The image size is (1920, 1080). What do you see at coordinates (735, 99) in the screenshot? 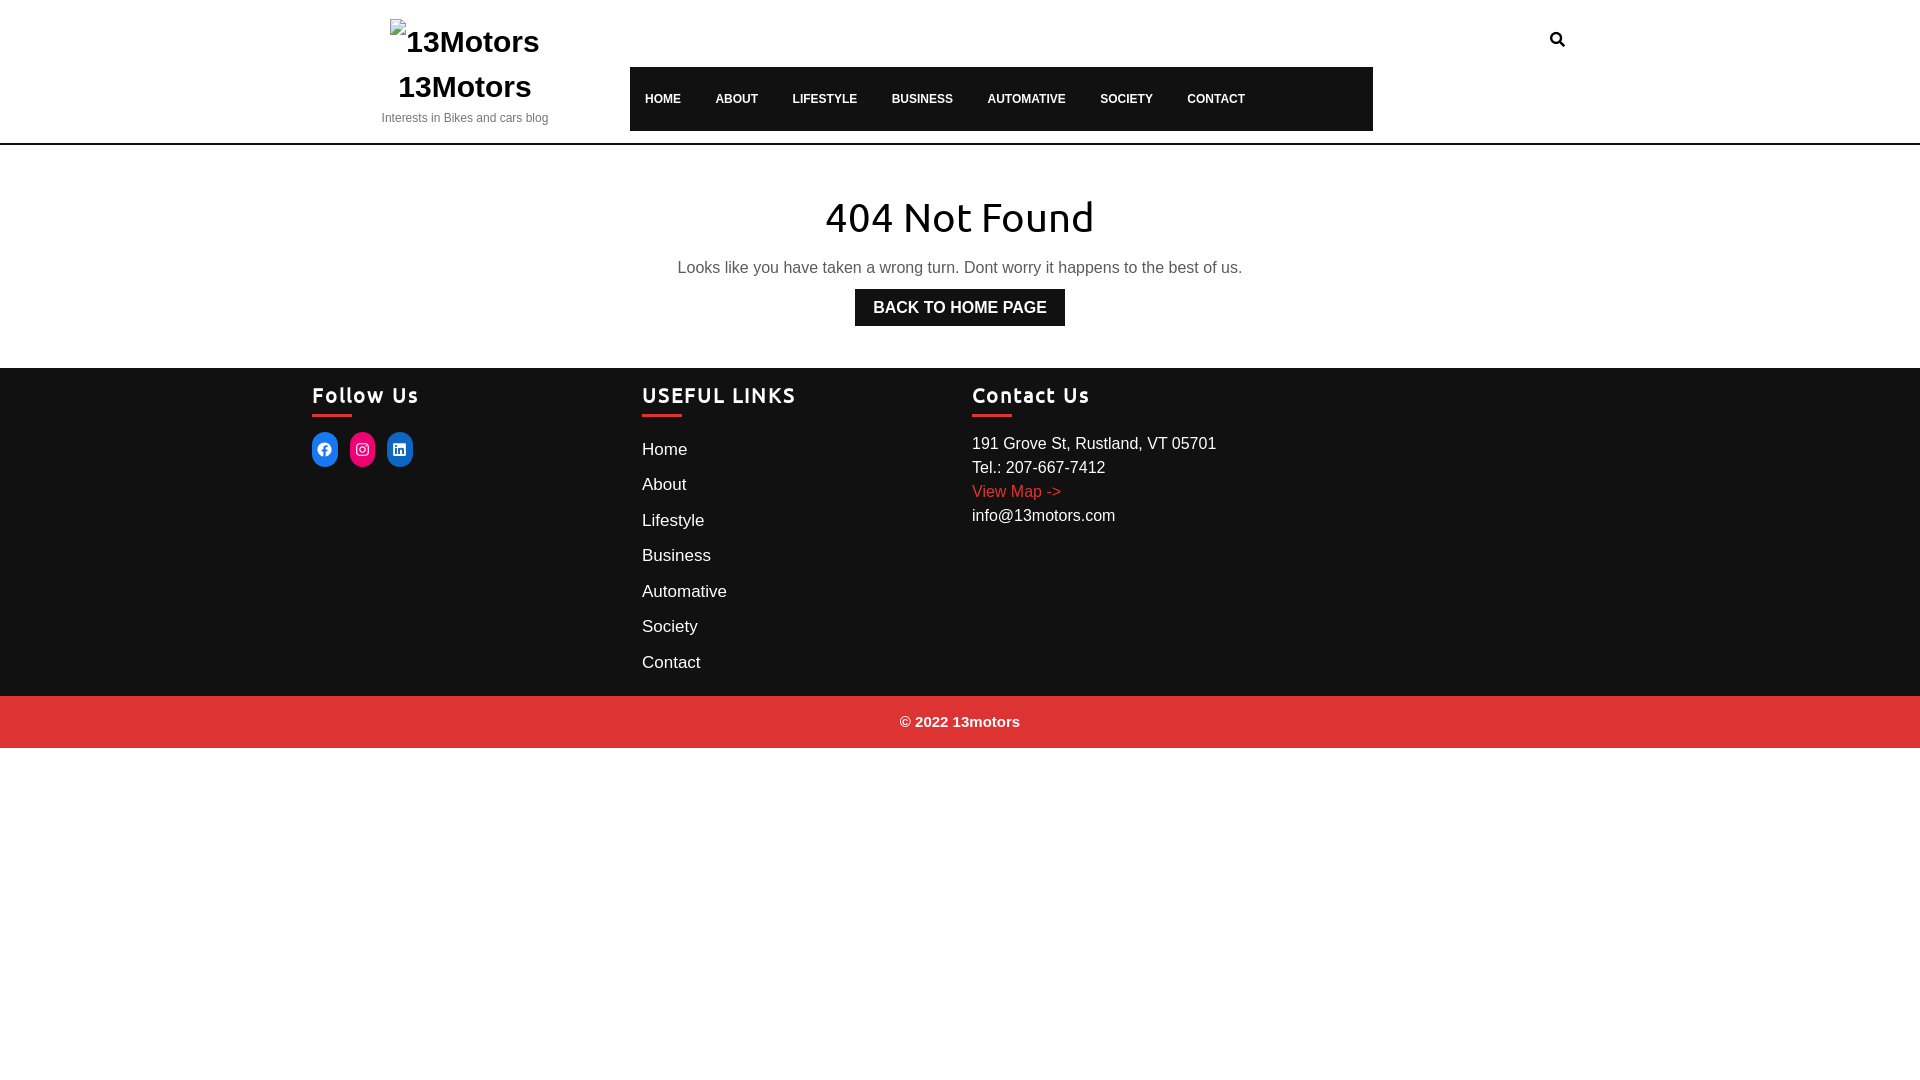
I see `'ABOUT'` at bounding box center [735, 99].